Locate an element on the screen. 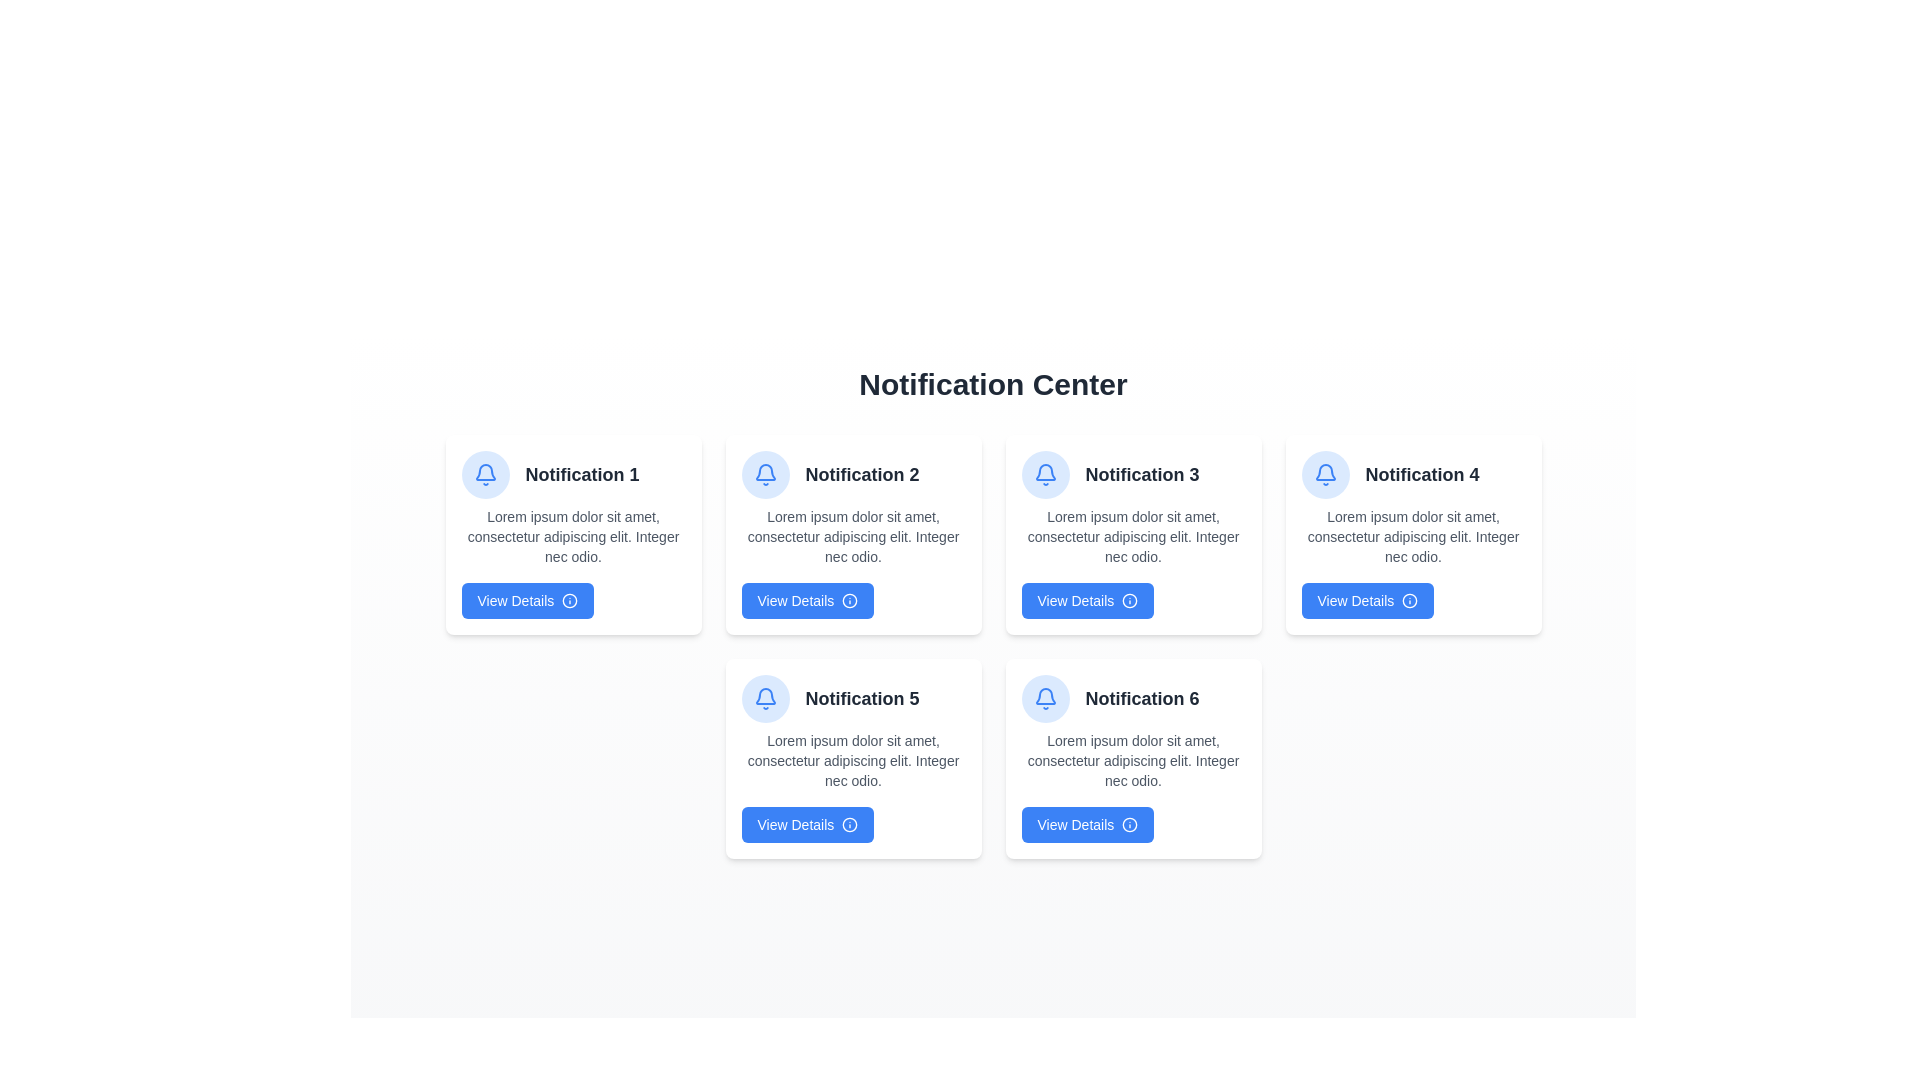 The image size is (1920, 1080). the Text label displaying the description 'Lorem ipsum dolor sit amet, consectetur adipiscing elit. Integer nec odio.' located in the second notification card under 'Notification 2' and above 'View Details' is located at coordinates (853, 535).